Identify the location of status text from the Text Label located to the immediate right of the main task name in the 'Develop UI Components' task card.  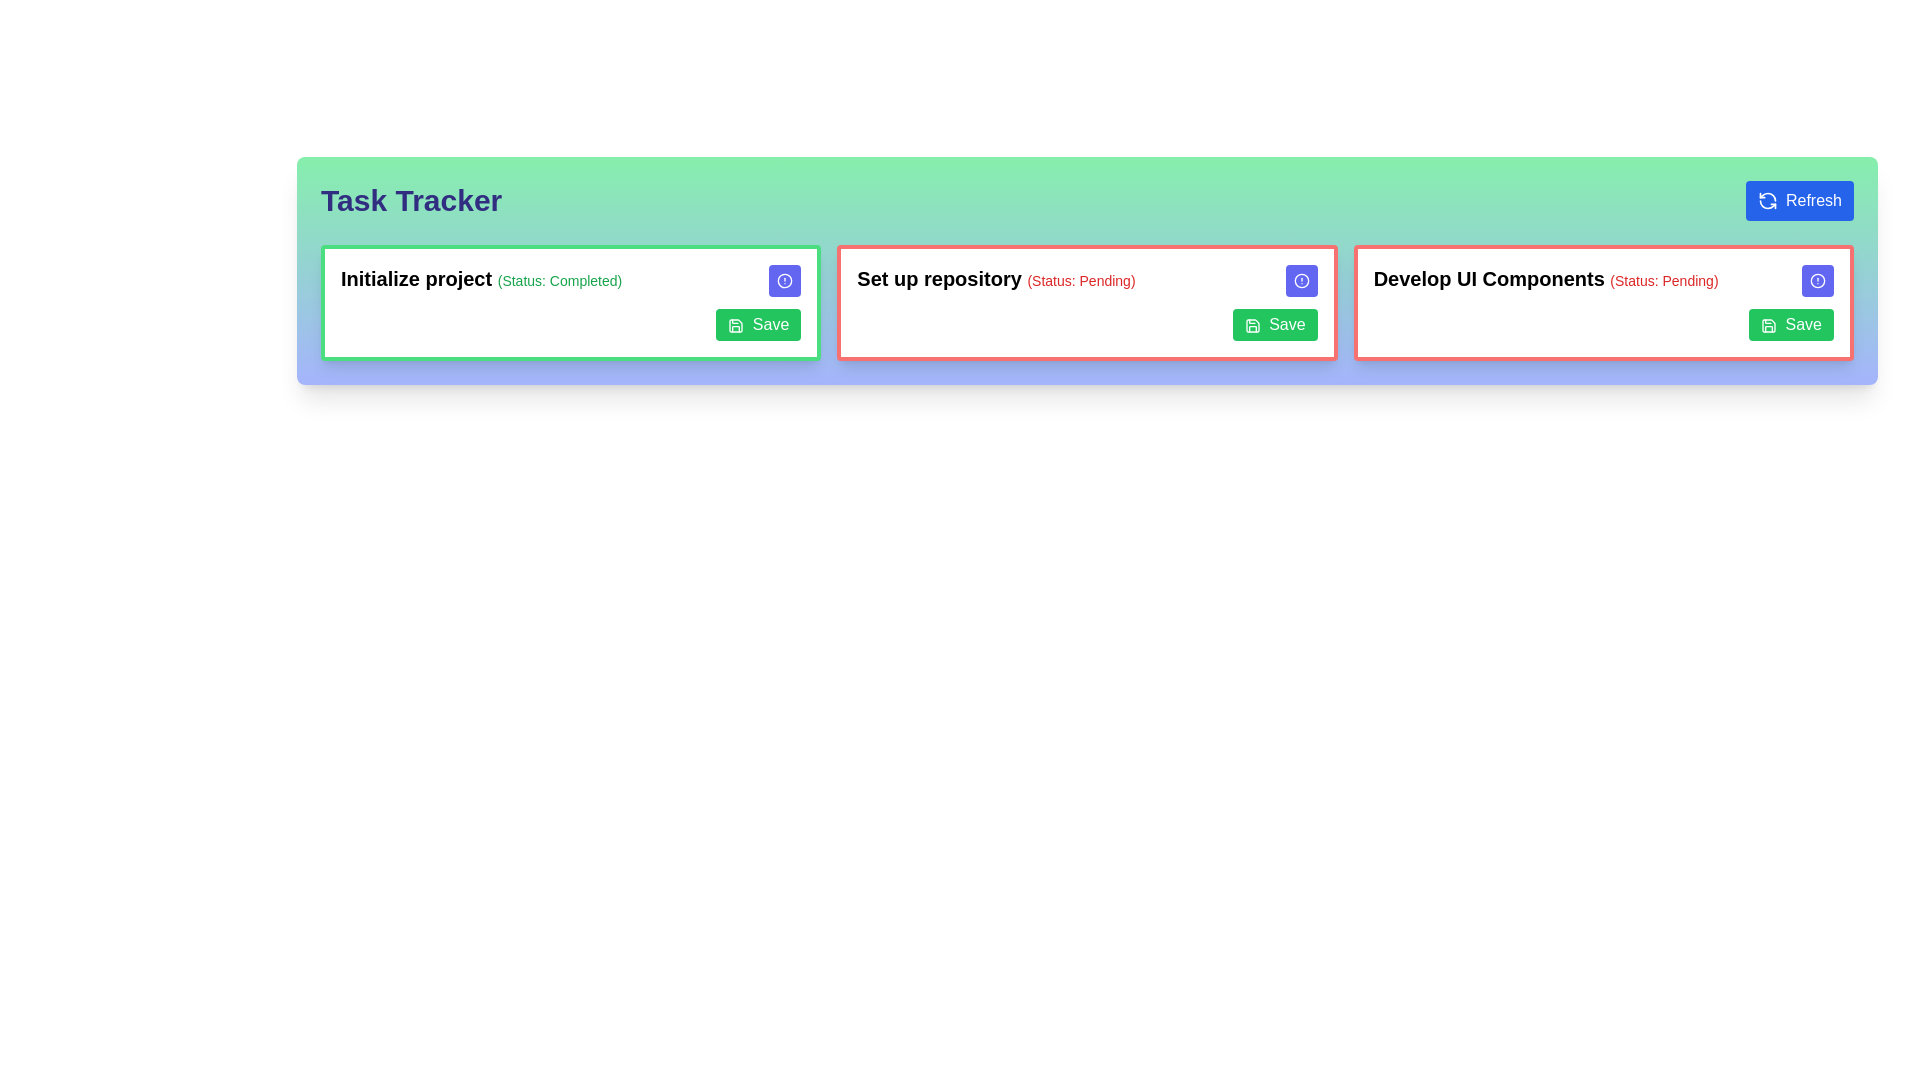
(1664, 281).